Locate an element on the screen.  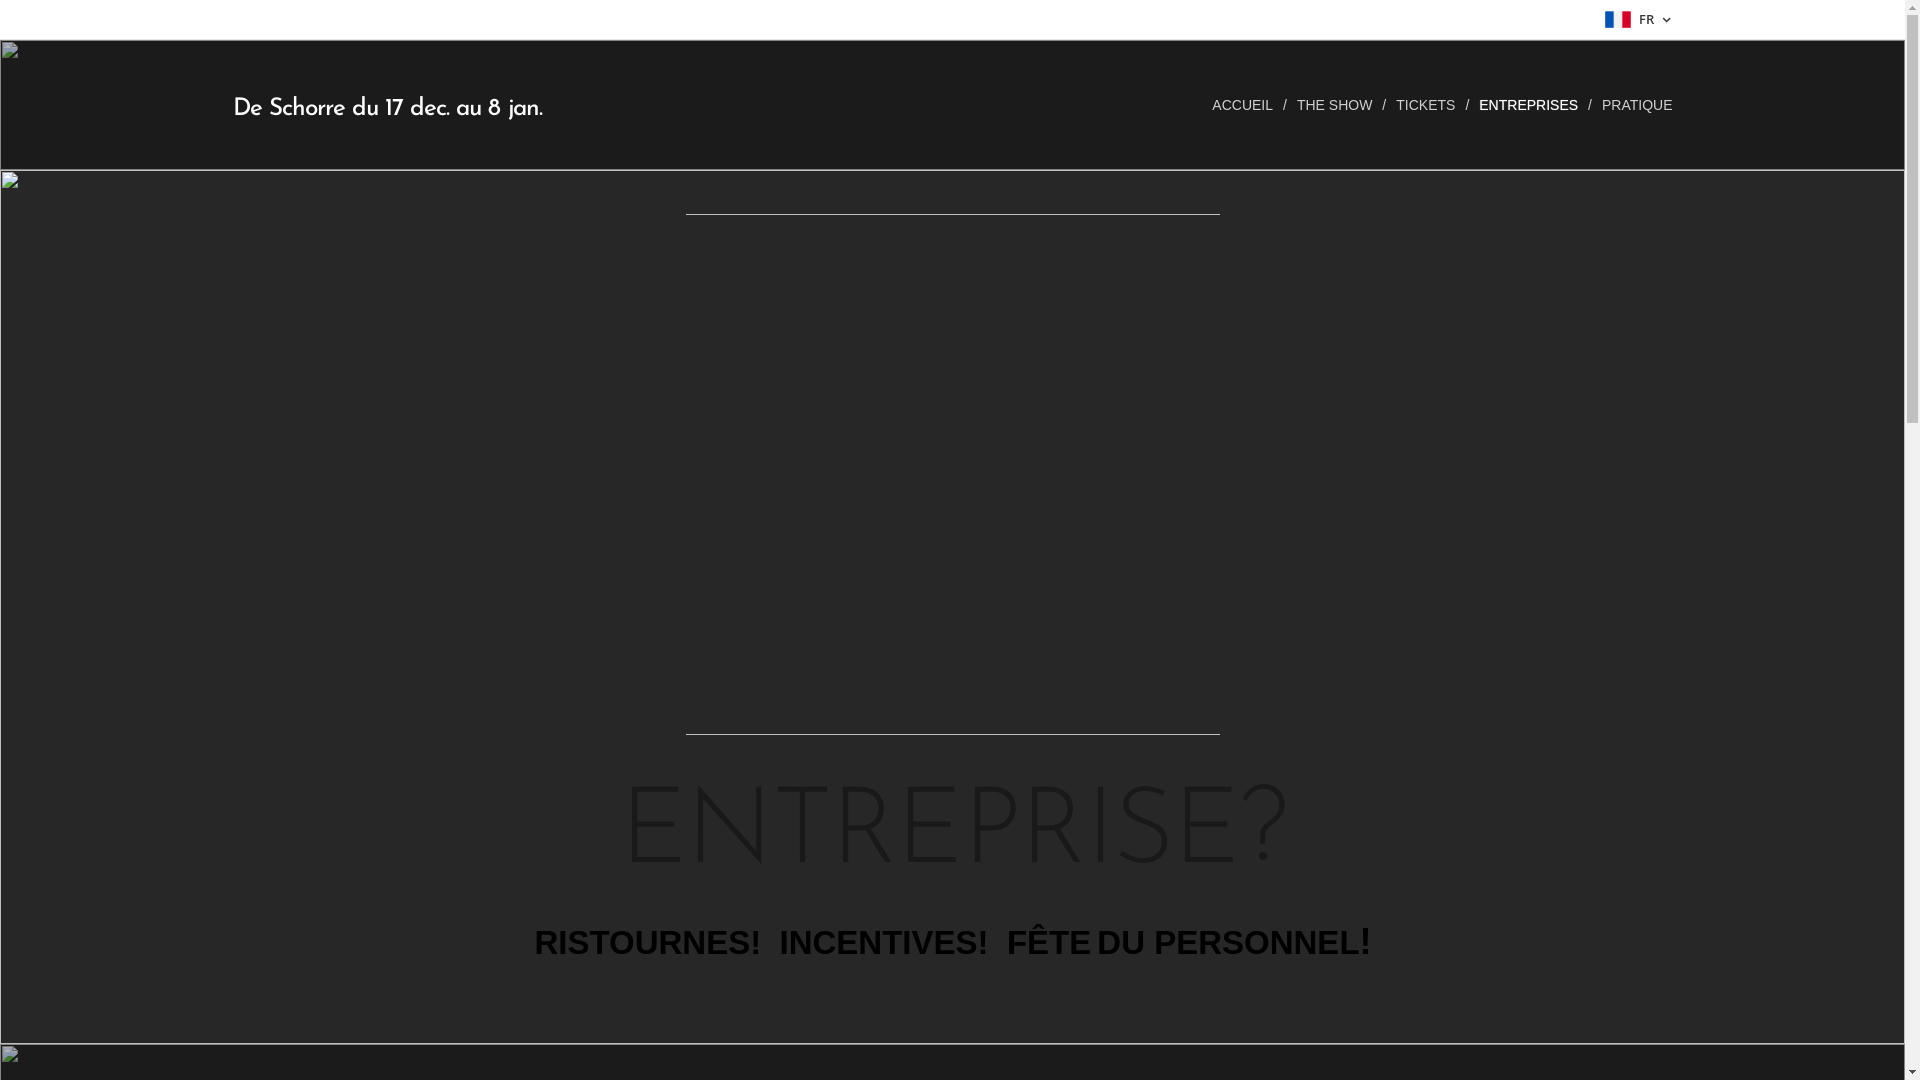
'ACCUEIL' is located at coordinates (1246, 104).